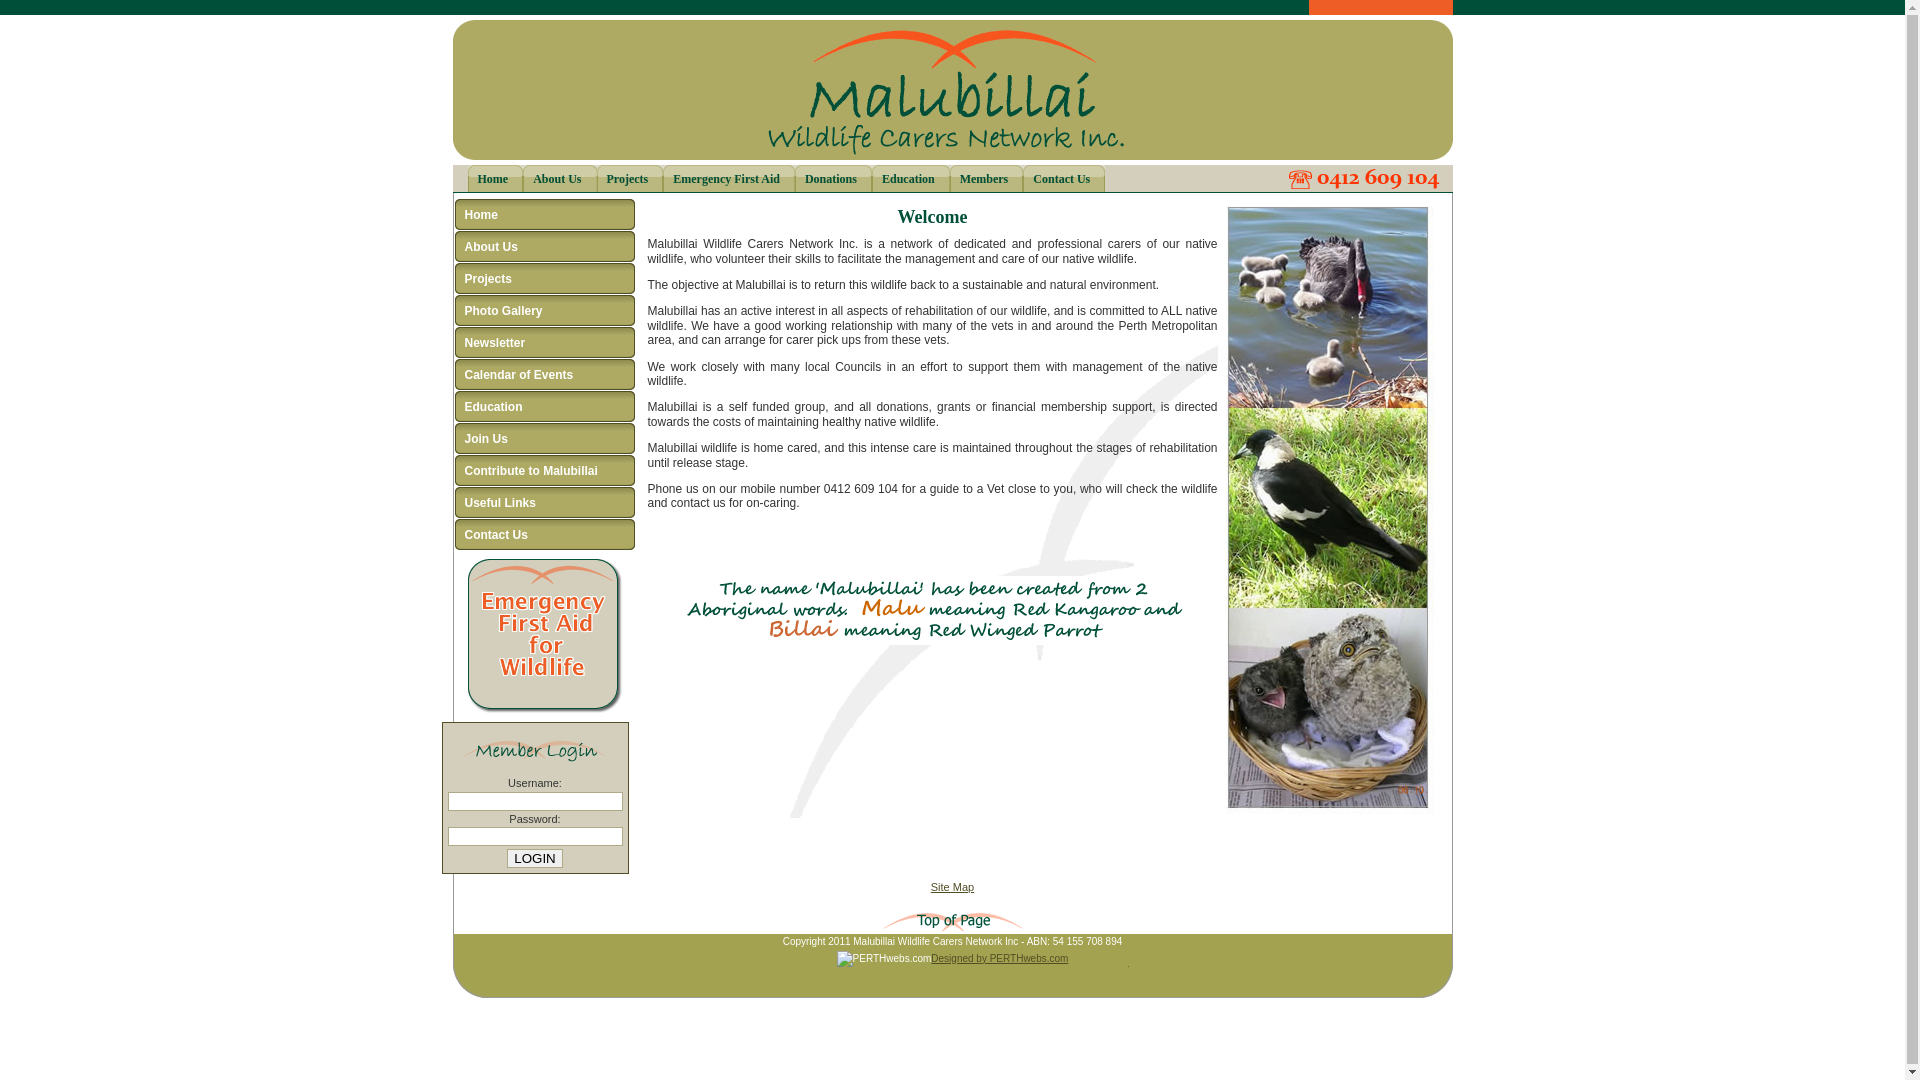 The width and height of the screenshot is (1920, 1080). Describe the element at coordinates (833, 177) in the screenshot. I see `'Donations'` at that location.